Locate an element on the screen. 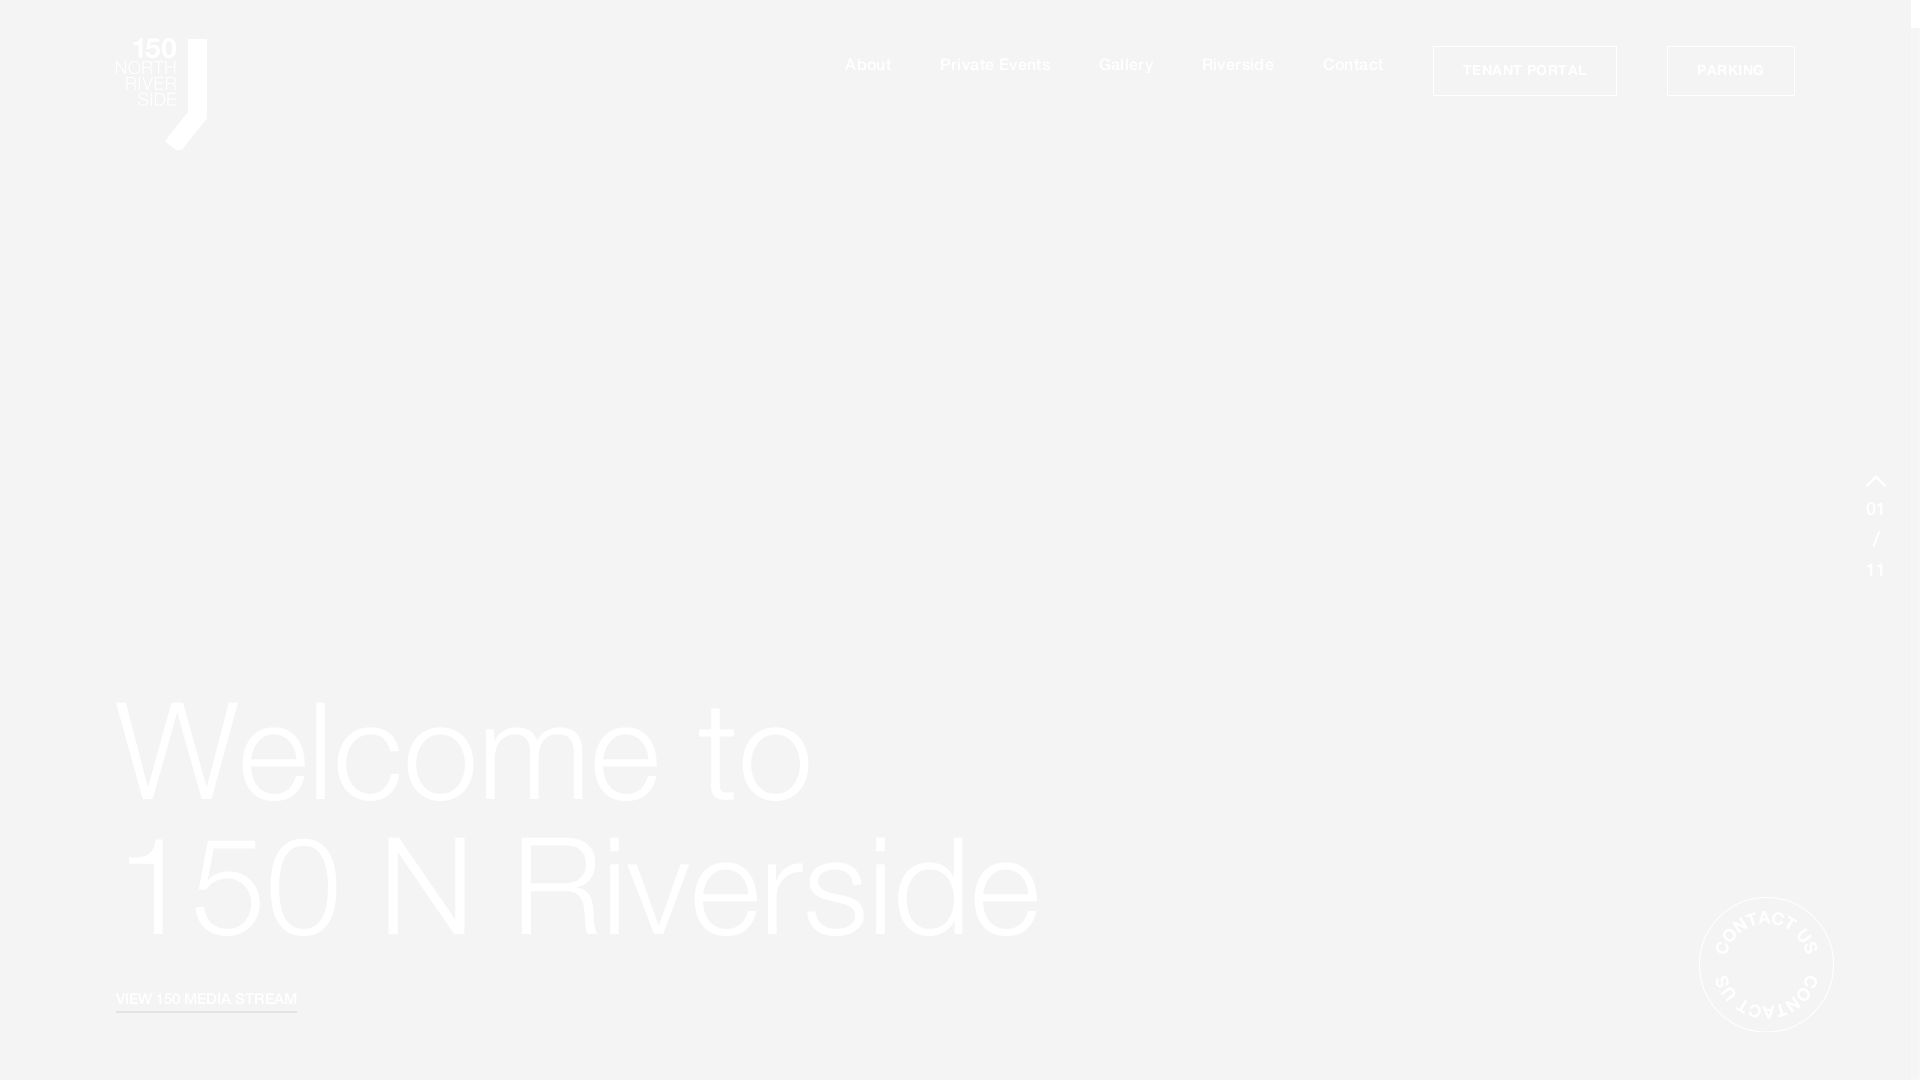  'Private Events' is located at coordinates (994, 64).